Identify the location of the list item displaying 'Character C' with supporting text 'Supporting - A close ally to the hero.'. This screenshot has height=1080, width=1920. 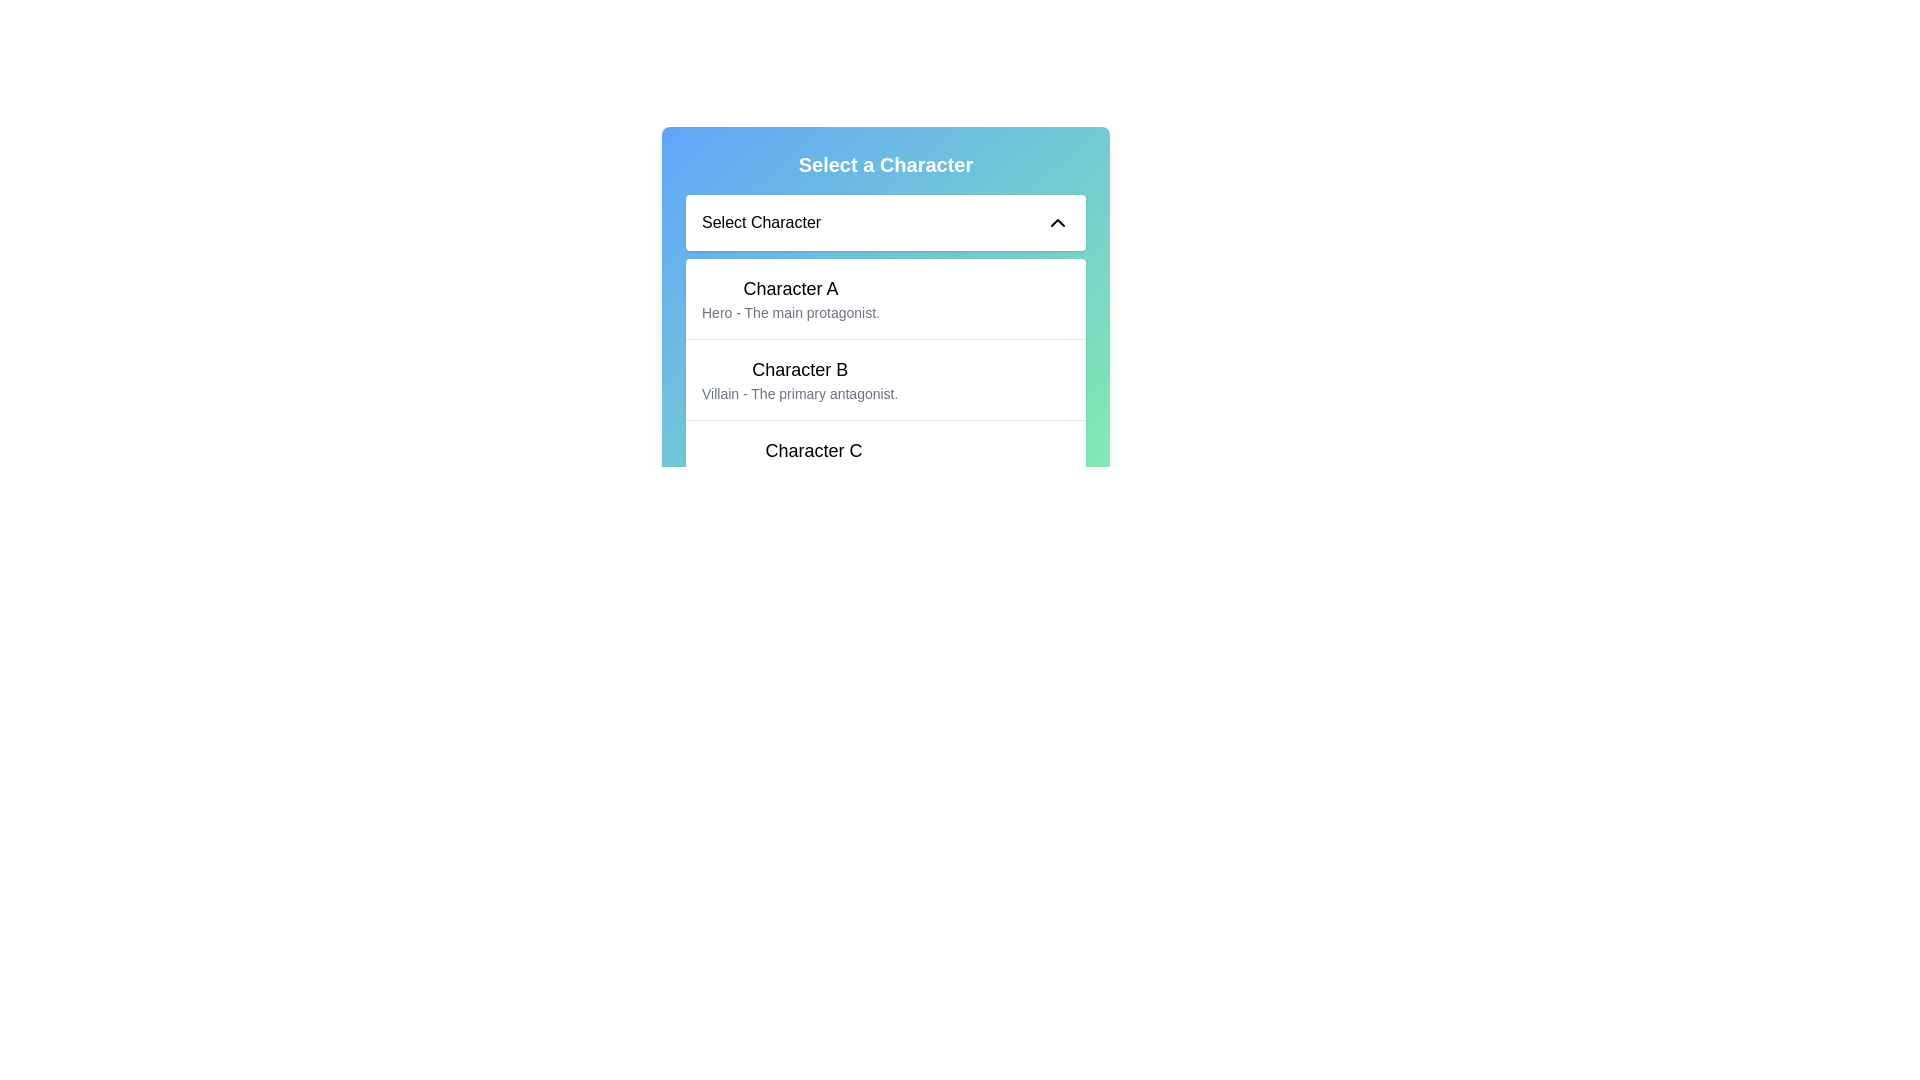
(814, 461).